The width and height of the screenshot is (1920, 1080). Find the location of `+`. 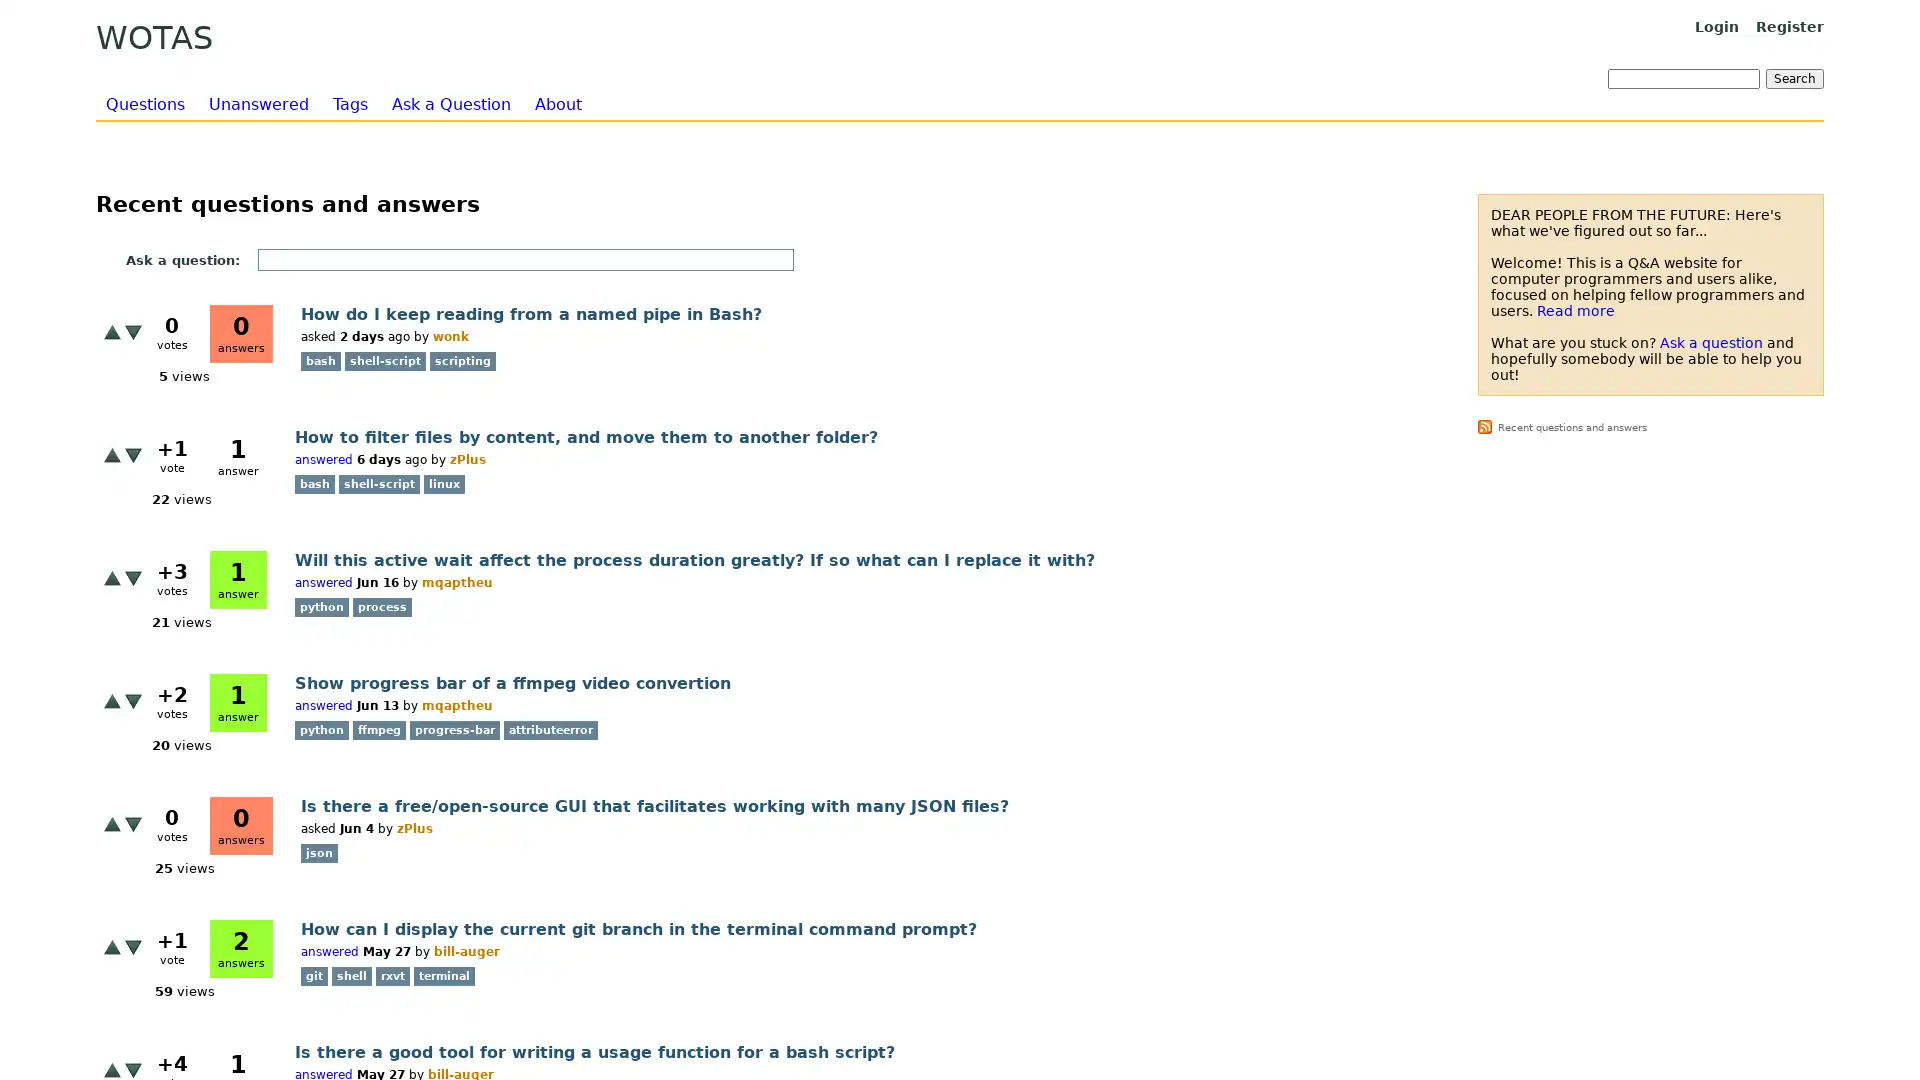

+ is located at coordinates (111, 331).